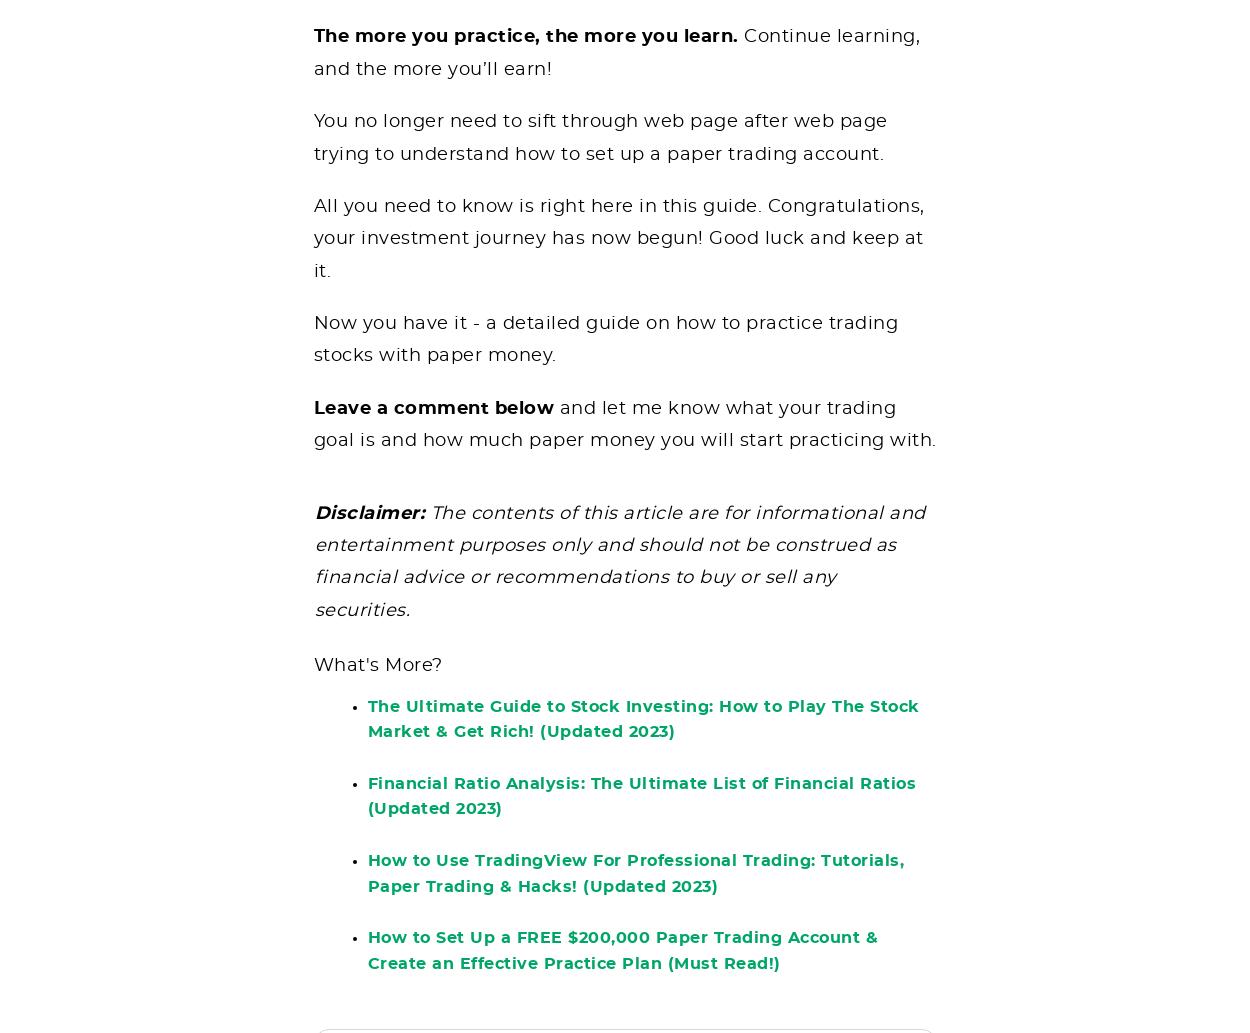 The width and height of the screenshot is (1250, 1033). Describe the element at coordinates (615, 67) in the screenshot. I see `'Continue learning, and the more you’ll earn!'` at that location.